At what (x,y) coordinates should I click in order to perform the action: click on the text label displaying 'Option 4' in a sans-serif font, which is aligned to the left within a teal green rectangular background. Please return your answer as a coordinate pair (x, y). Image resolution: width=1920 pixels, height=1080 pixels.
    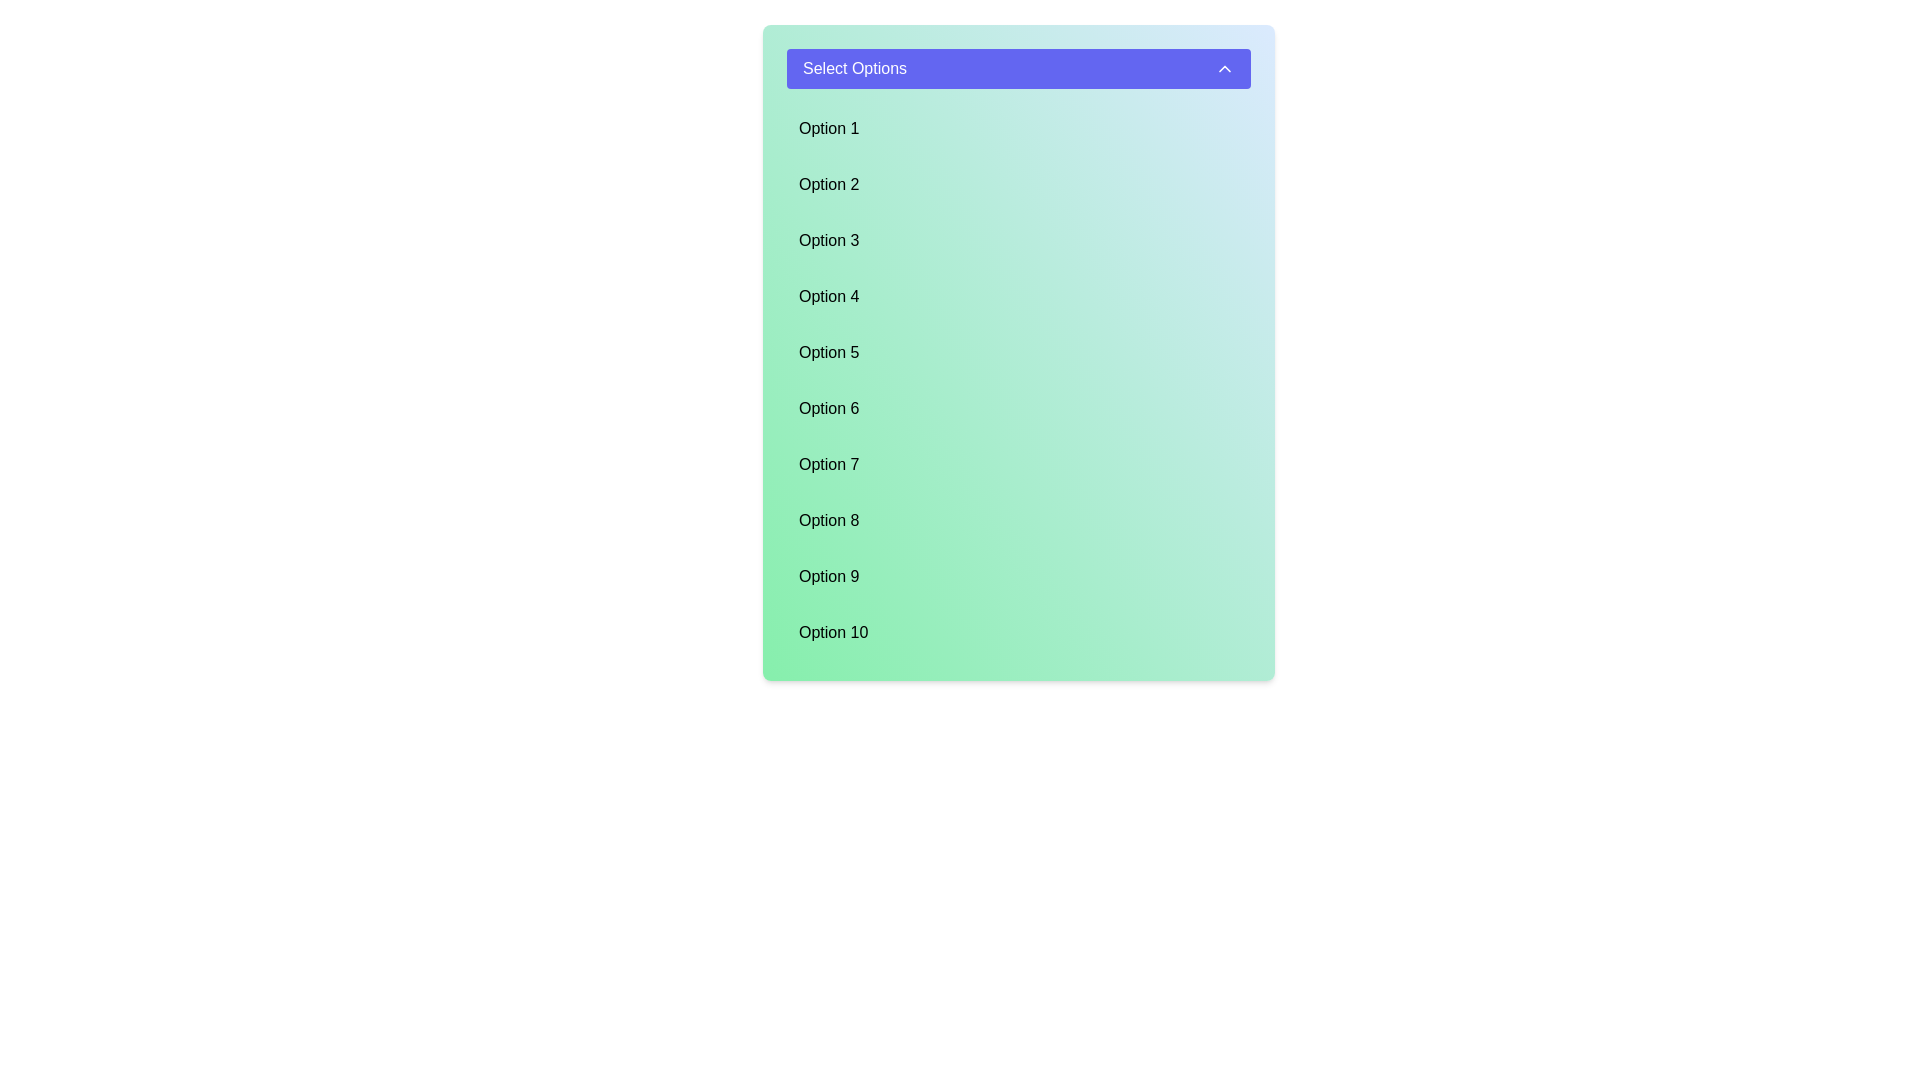
    Looking at the image, I should click on (829, 297).